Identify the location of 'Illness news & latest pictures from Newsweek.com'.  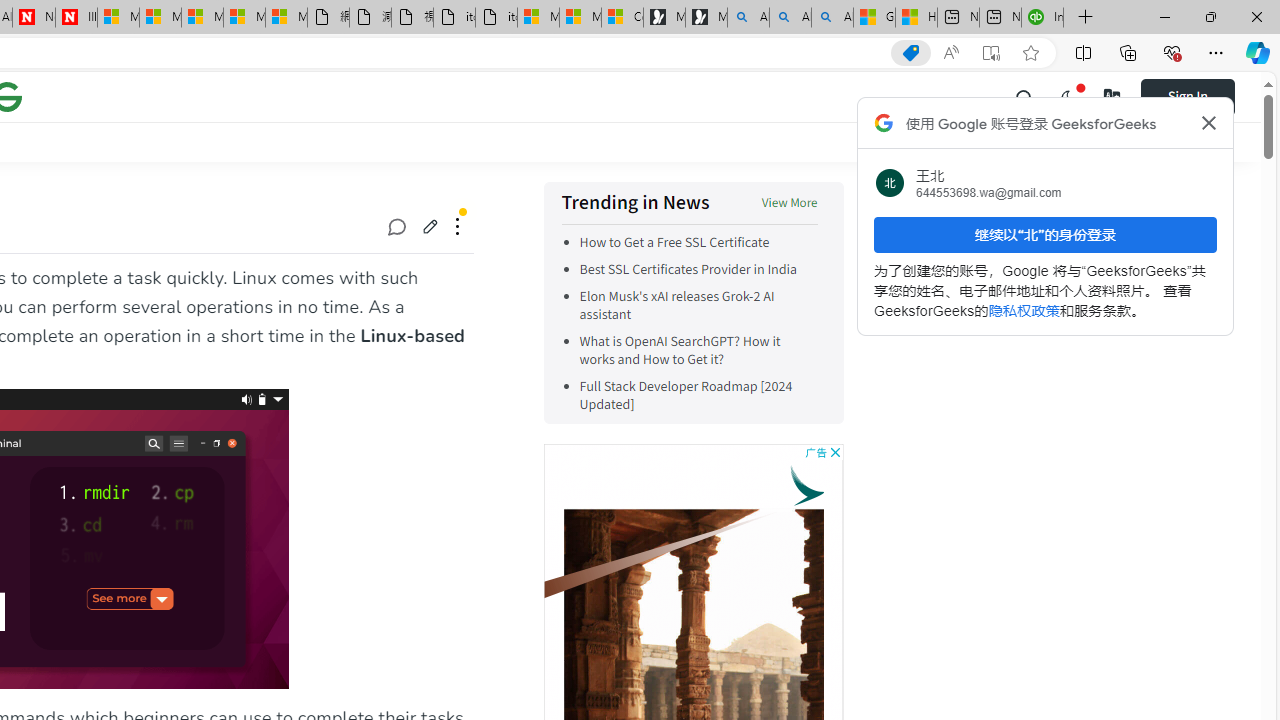
(76, 17).